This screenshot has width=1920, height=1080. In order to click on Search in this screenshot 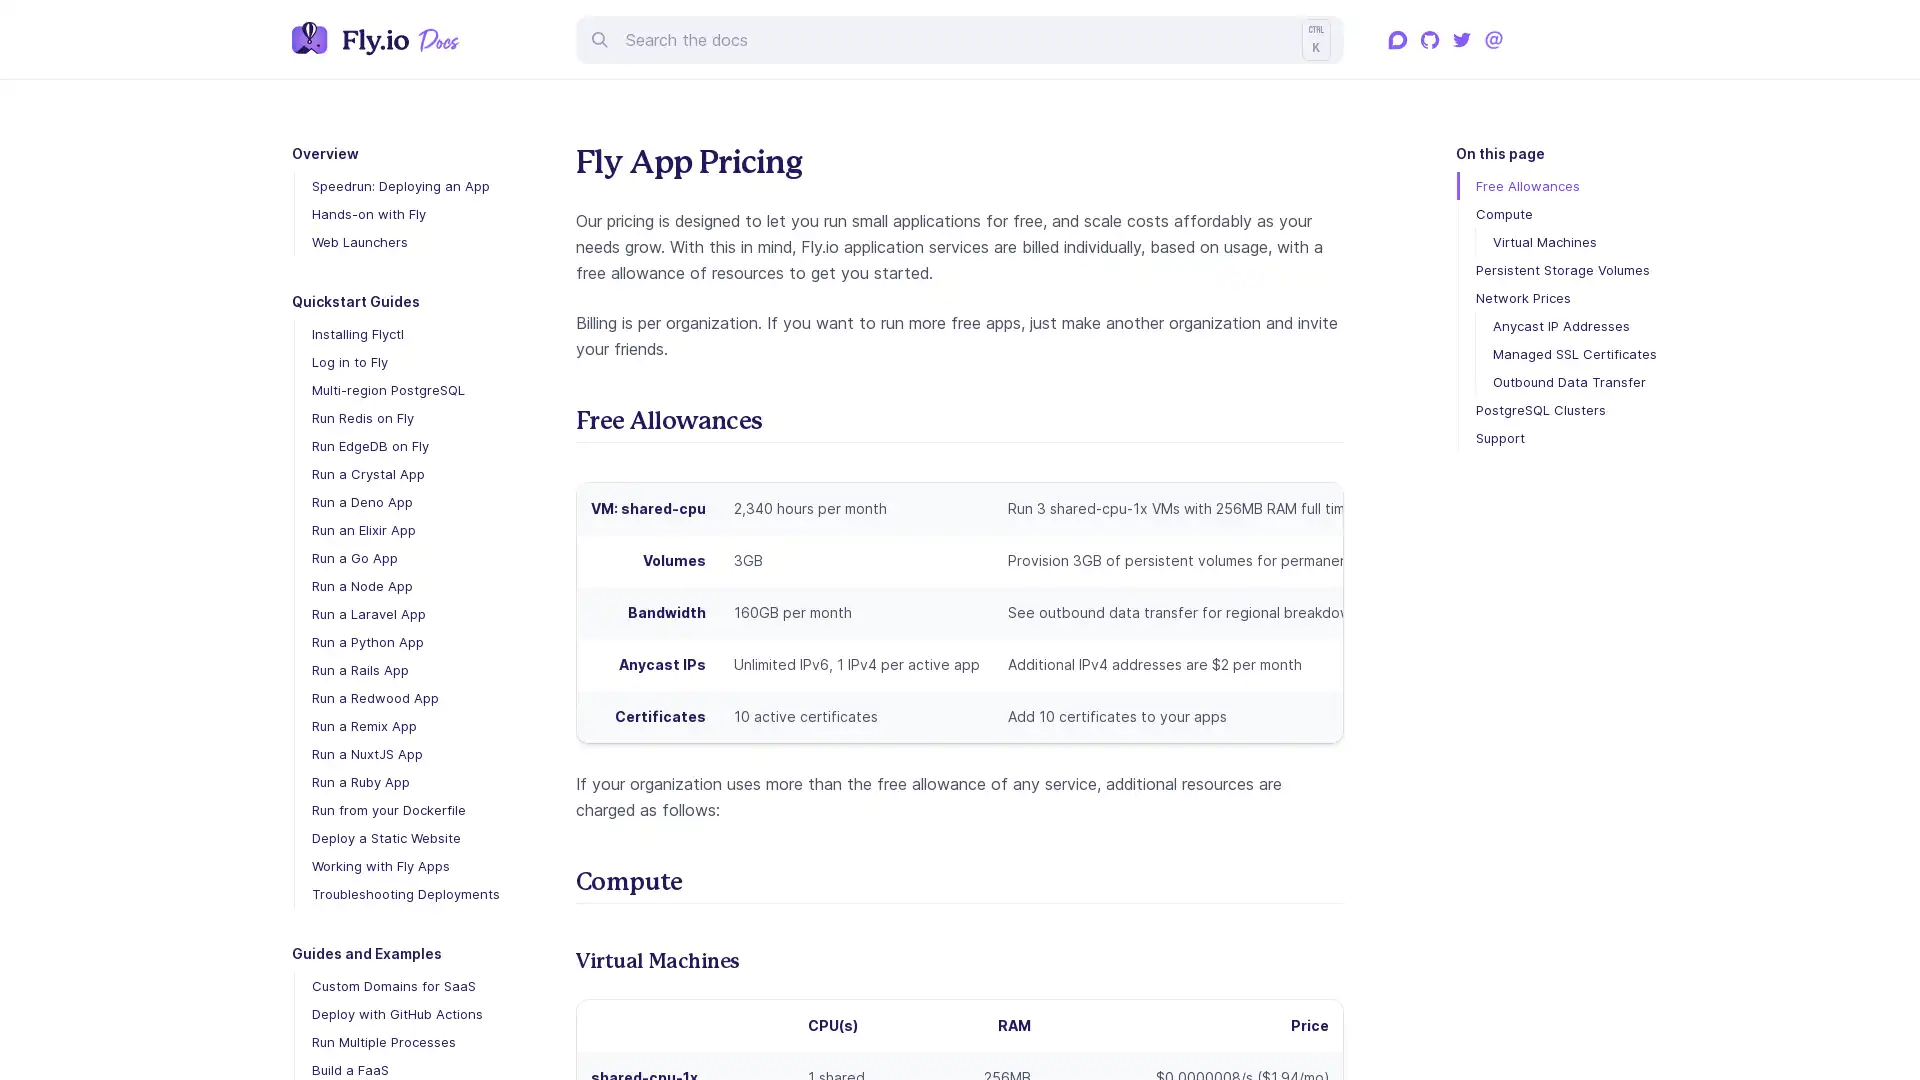, I will do `click(960, 38)`.